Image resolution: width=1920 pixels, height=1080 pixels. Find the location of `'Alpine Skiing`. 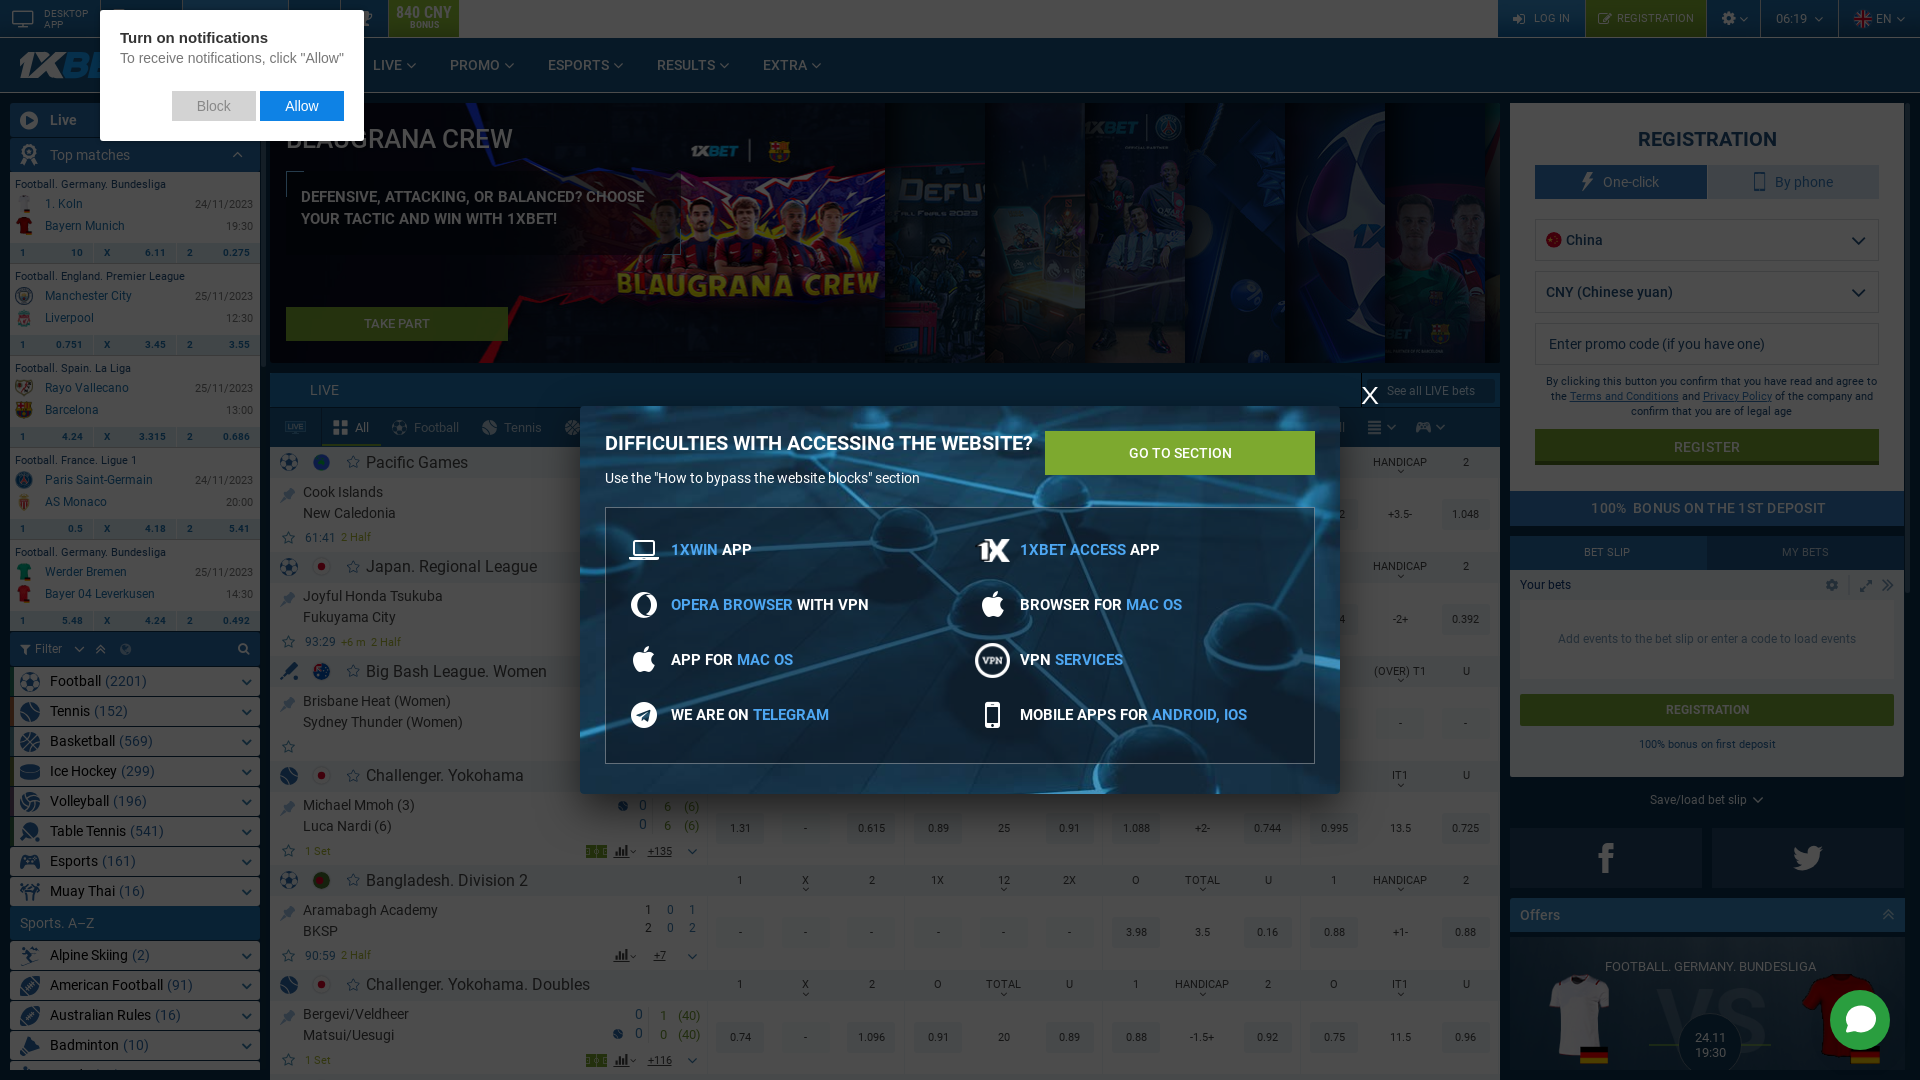

'Alpine Skiing is located at coordinates (133, 954).